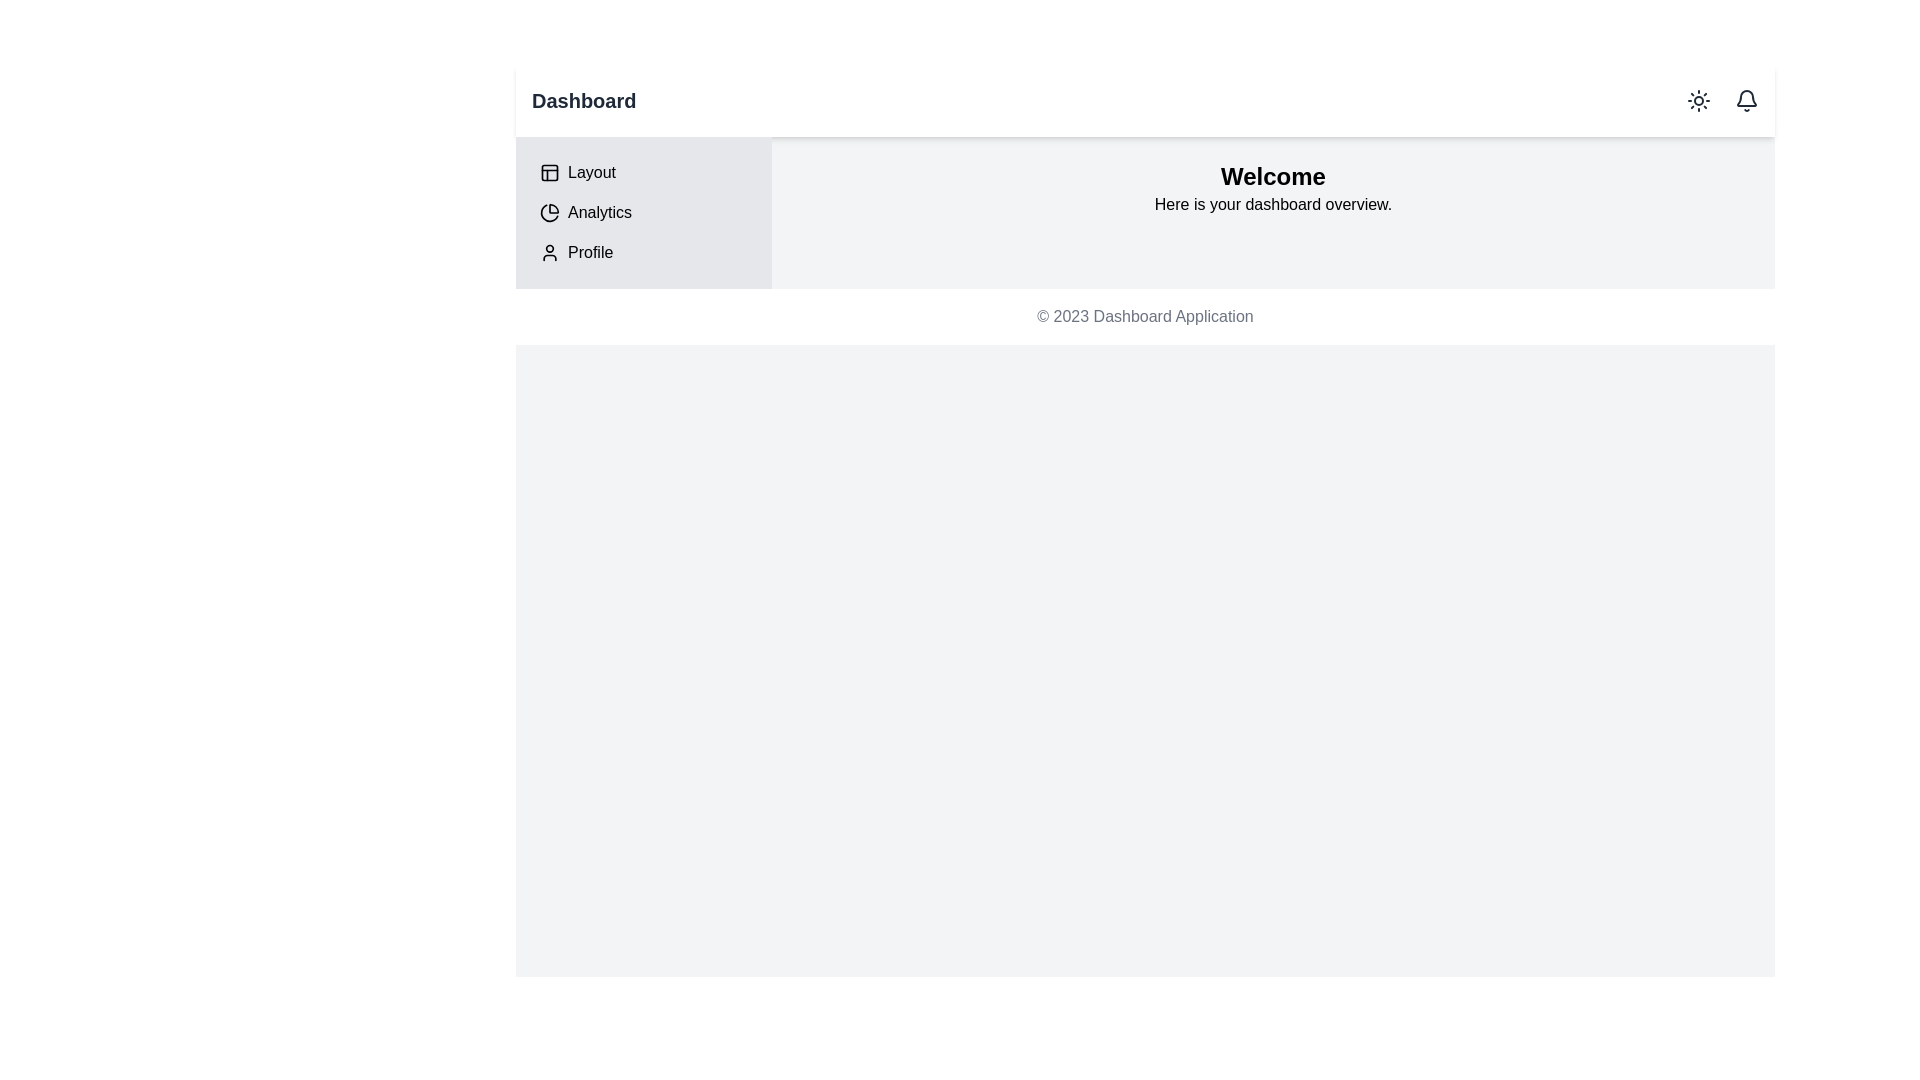 The width and height of the screenshot is (1920, 1080). Describe the element at coordinates (1698, 100) in the screenshot. I see `the theme-switching icon located in the top navigation bar, adjacent to the bell icon` at that location.